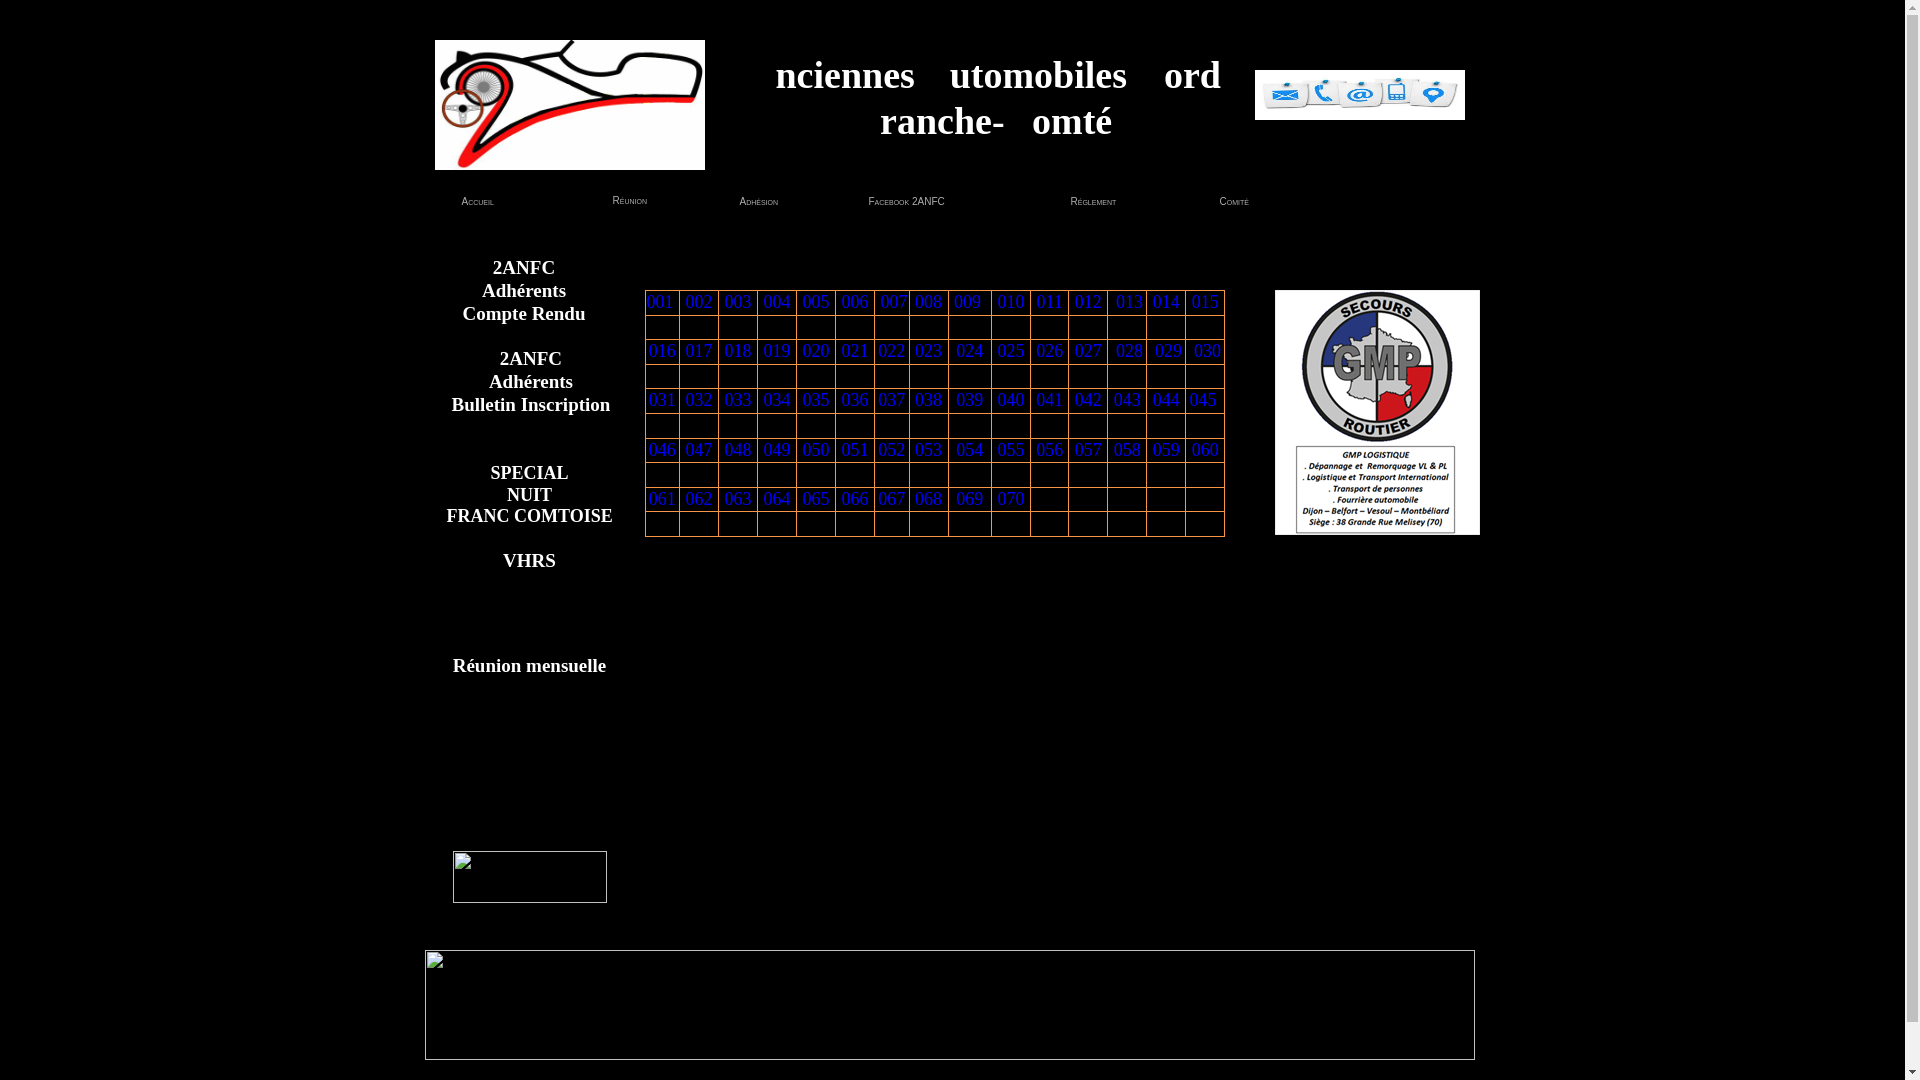  Describe the element at coordinates (954, 497) in the screenshot. I see `'069'` at that location.